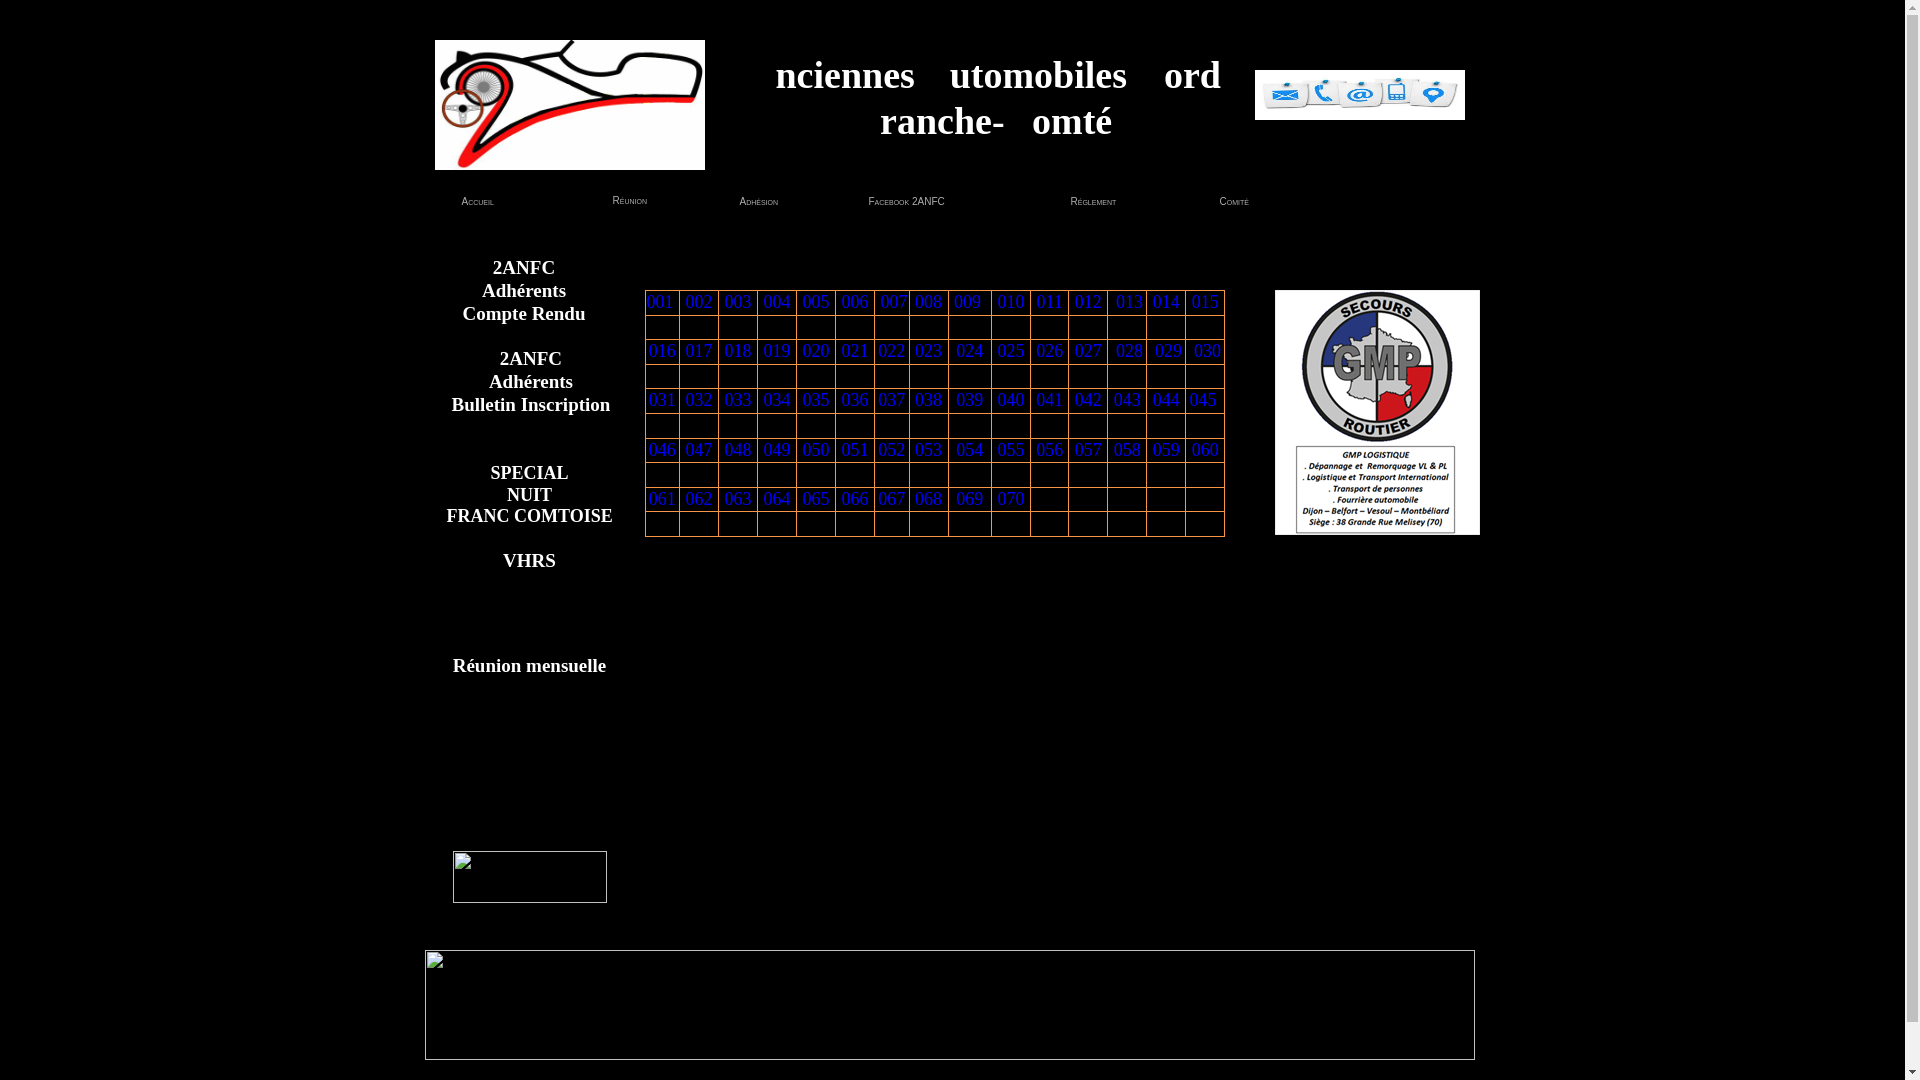  Describe the element at coordinates (954, 497) in the screenshot. I see `'069'` at that location.